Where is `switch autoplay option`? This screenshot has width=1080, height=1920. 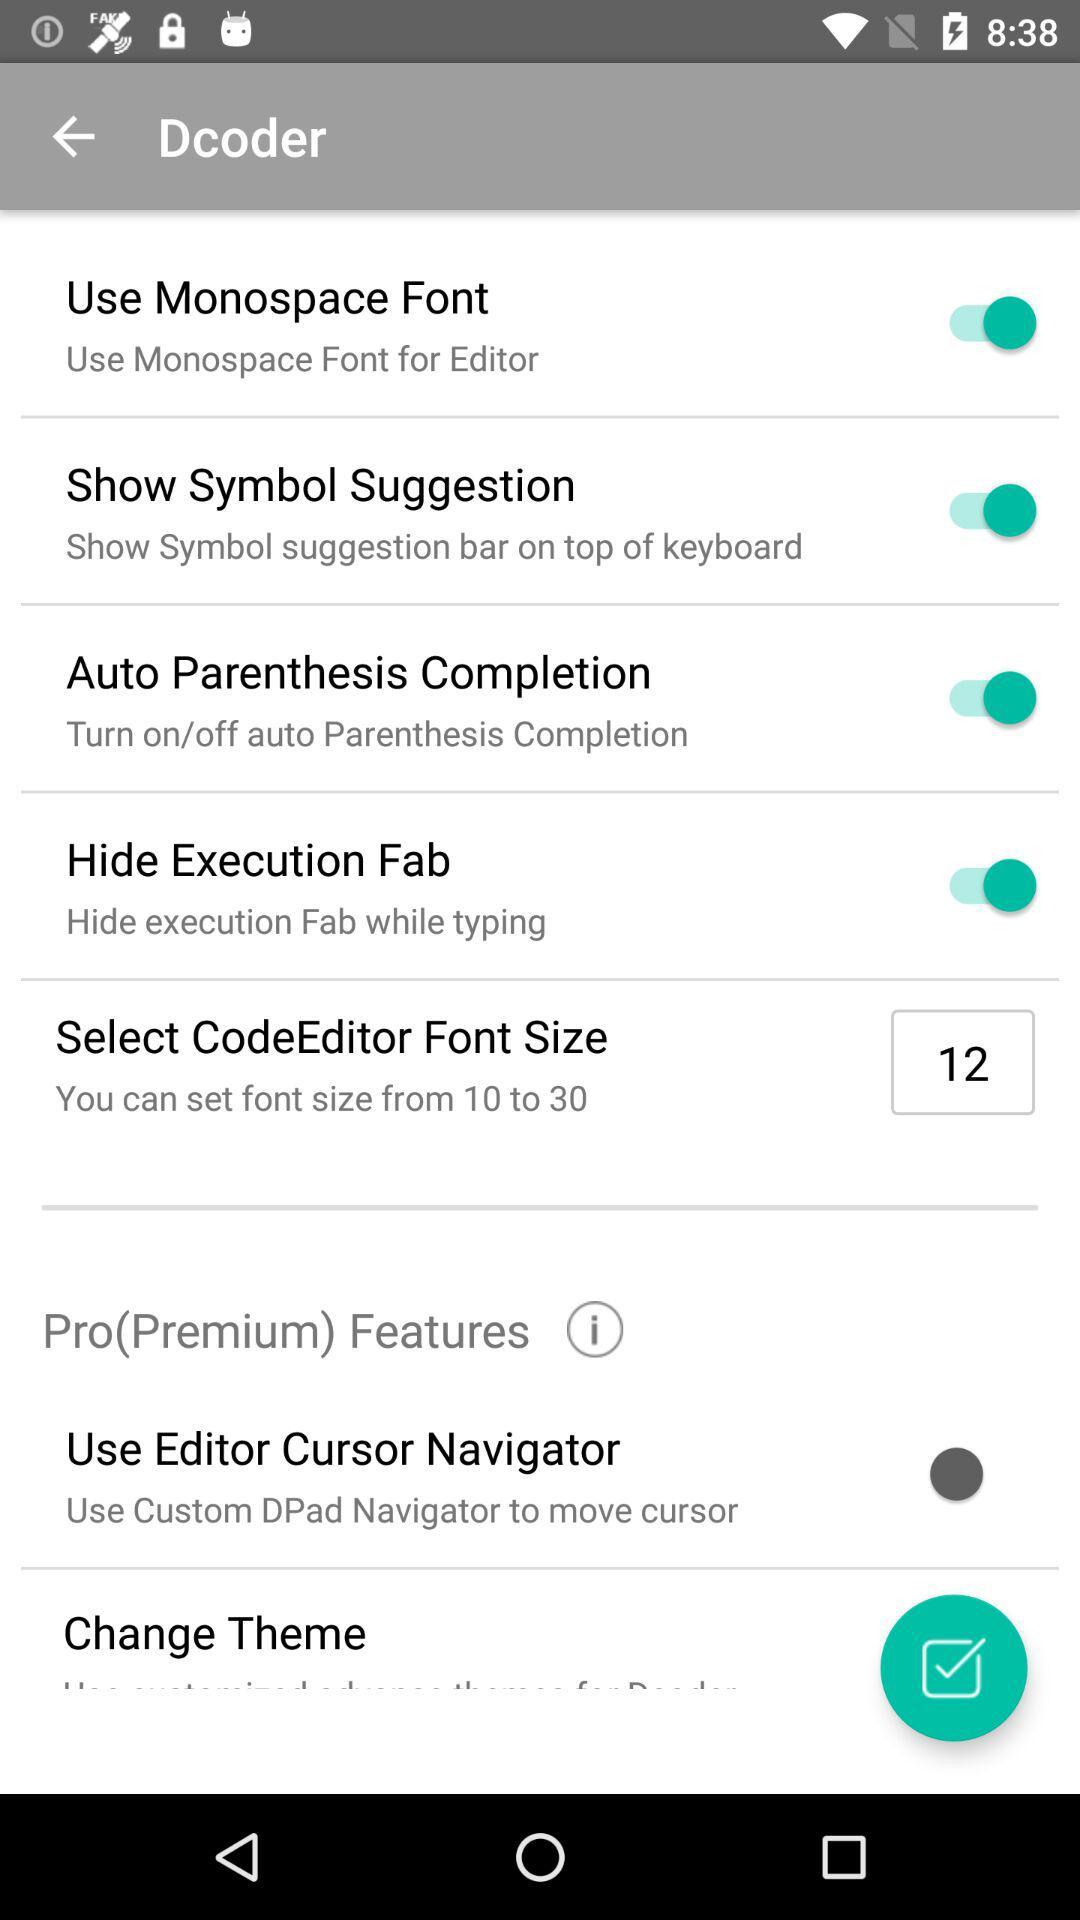
switch autoplay option is located at coordinates (968, 697).